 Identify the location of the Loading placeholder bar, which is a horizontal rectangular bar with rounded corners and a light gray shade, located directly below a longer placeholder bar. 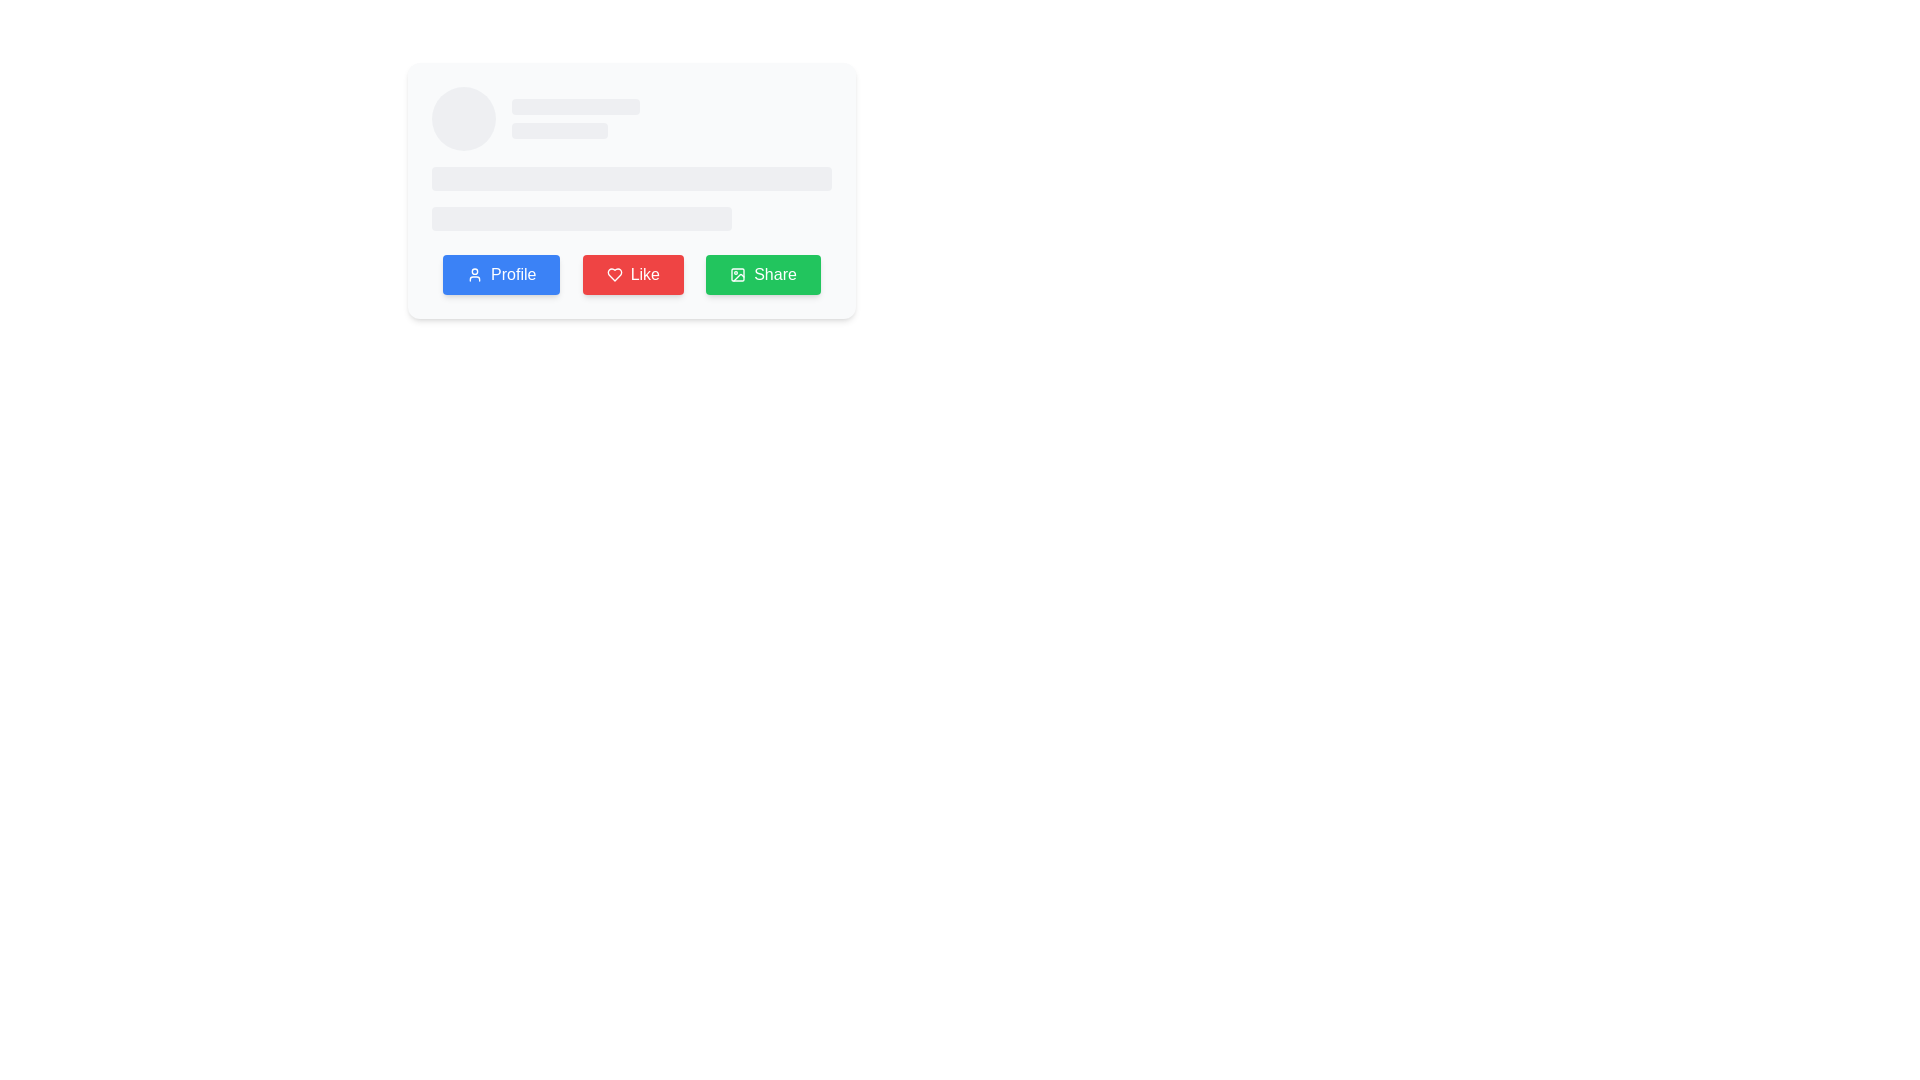
(560, 131).